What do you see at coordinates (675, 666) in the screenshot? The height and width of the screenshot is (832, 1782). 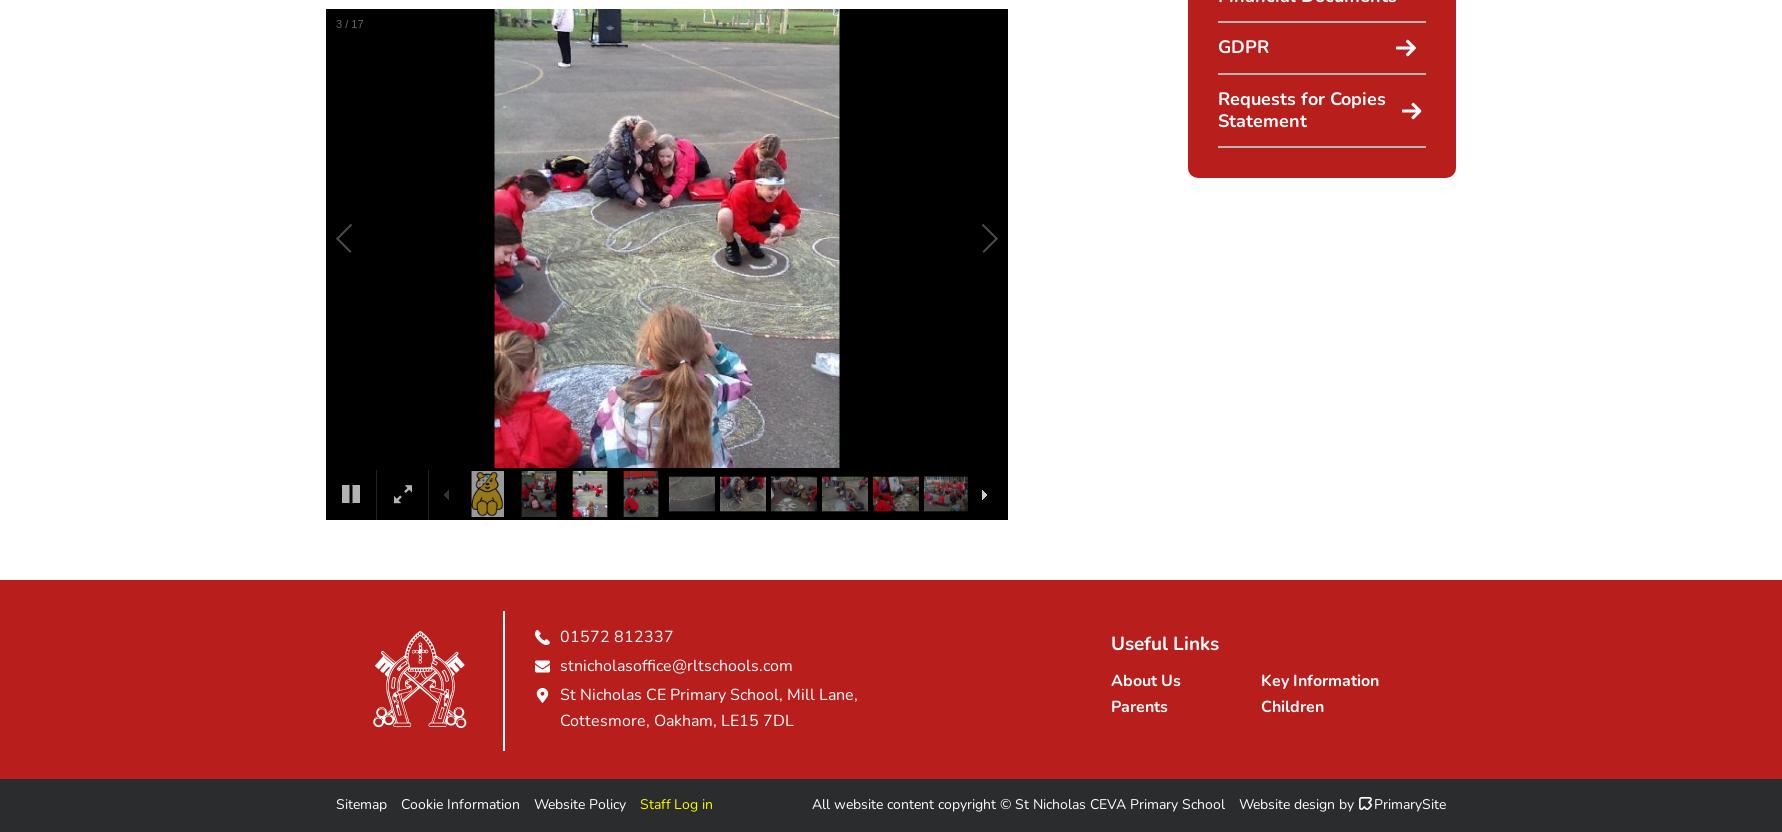 I see `'stnicholasoffice@rltschools.com'` at bounding box center [675, 666].